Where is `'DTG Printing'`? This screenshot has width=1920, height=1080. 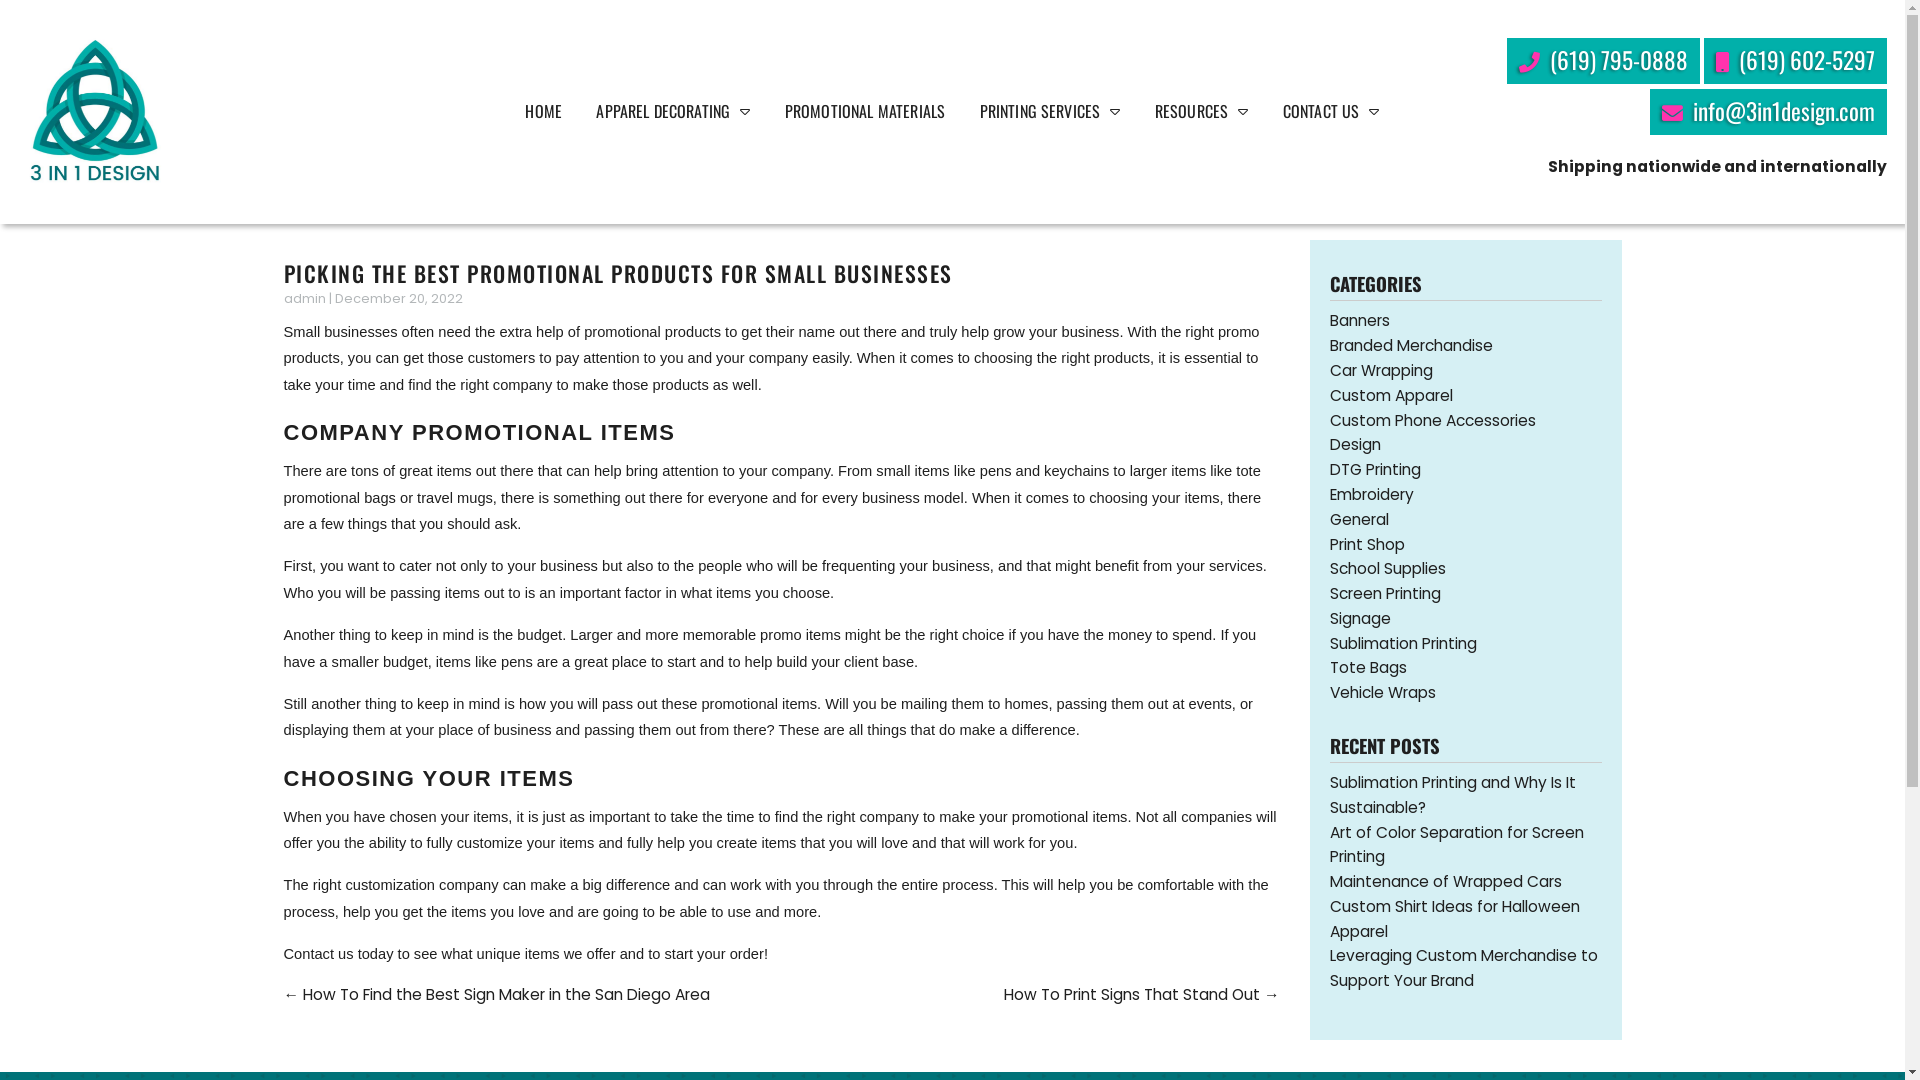
'DTG Printing' is located at coordinates (1374, 469).